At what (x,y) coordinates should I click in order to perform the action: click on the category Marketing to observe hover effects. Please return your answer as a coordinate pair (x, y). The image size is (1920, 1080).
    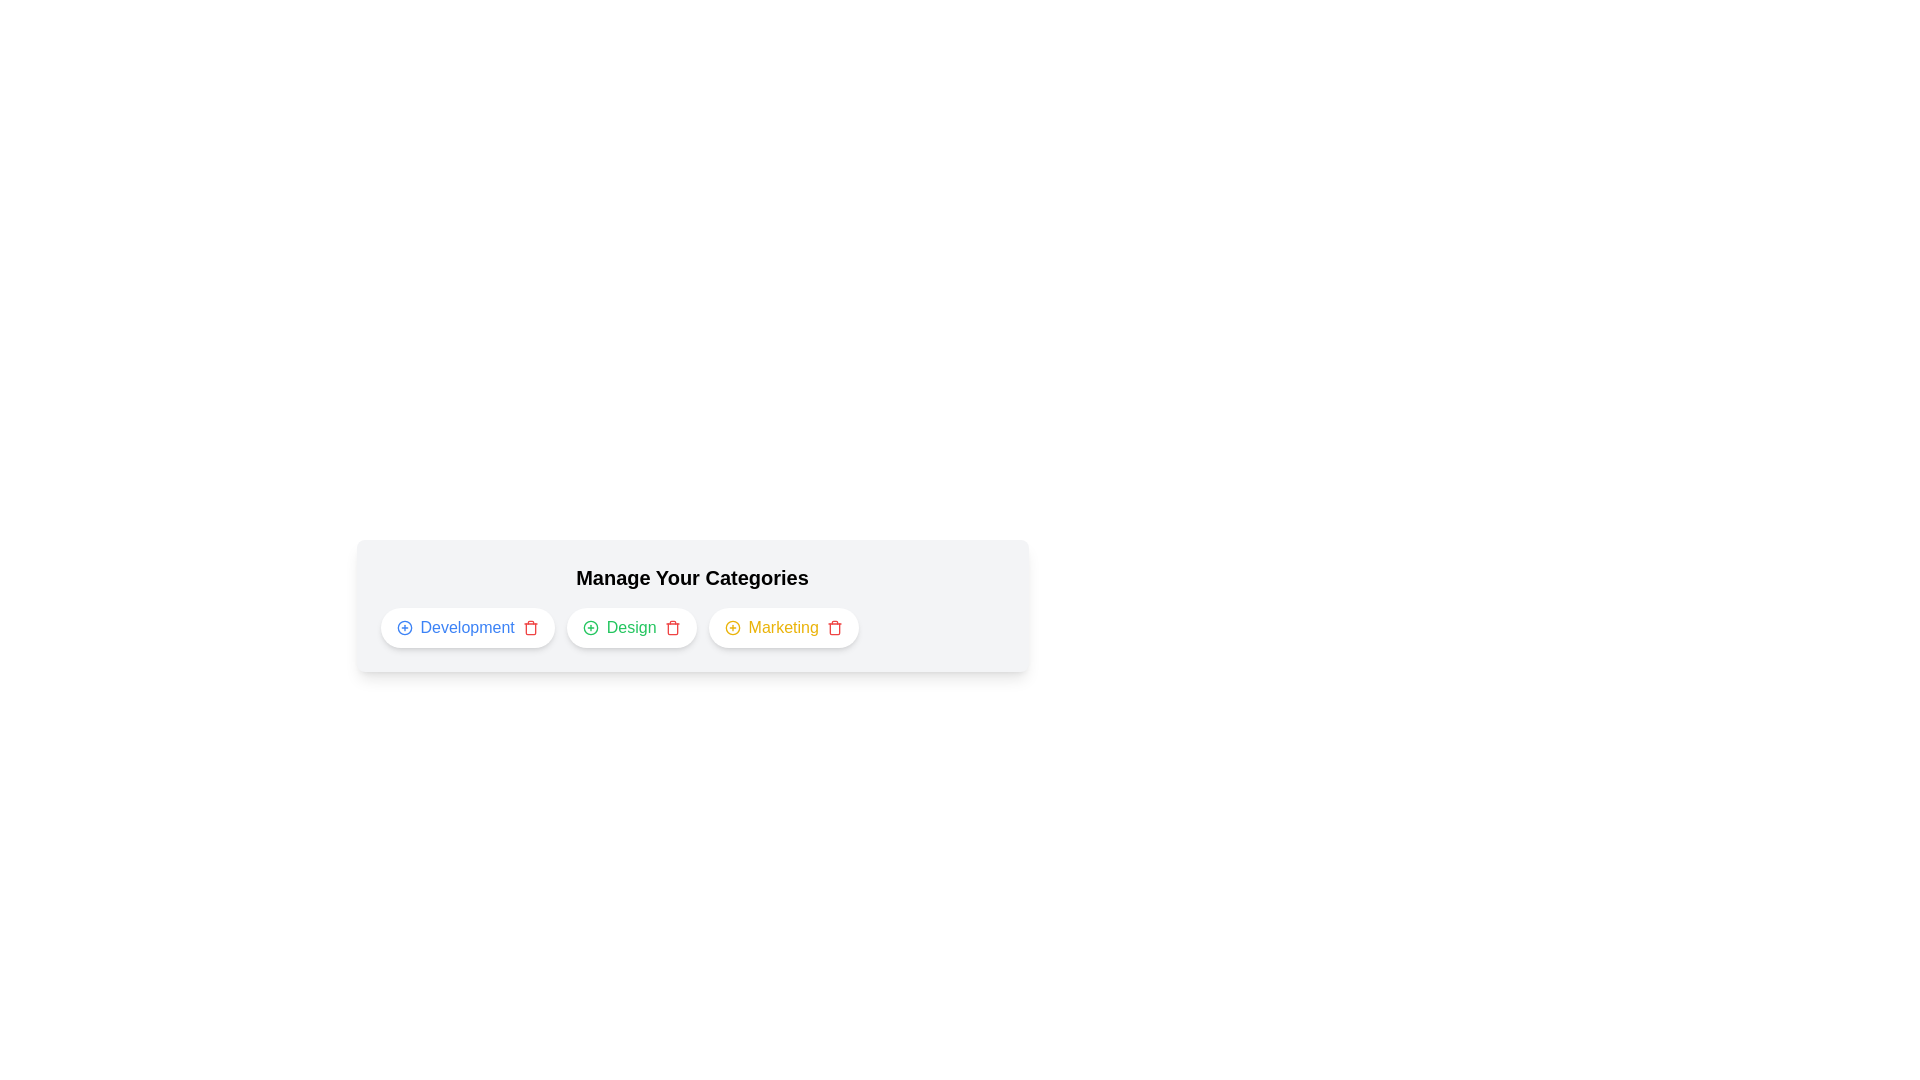
    Looking at the image, I should click on (782, 627).